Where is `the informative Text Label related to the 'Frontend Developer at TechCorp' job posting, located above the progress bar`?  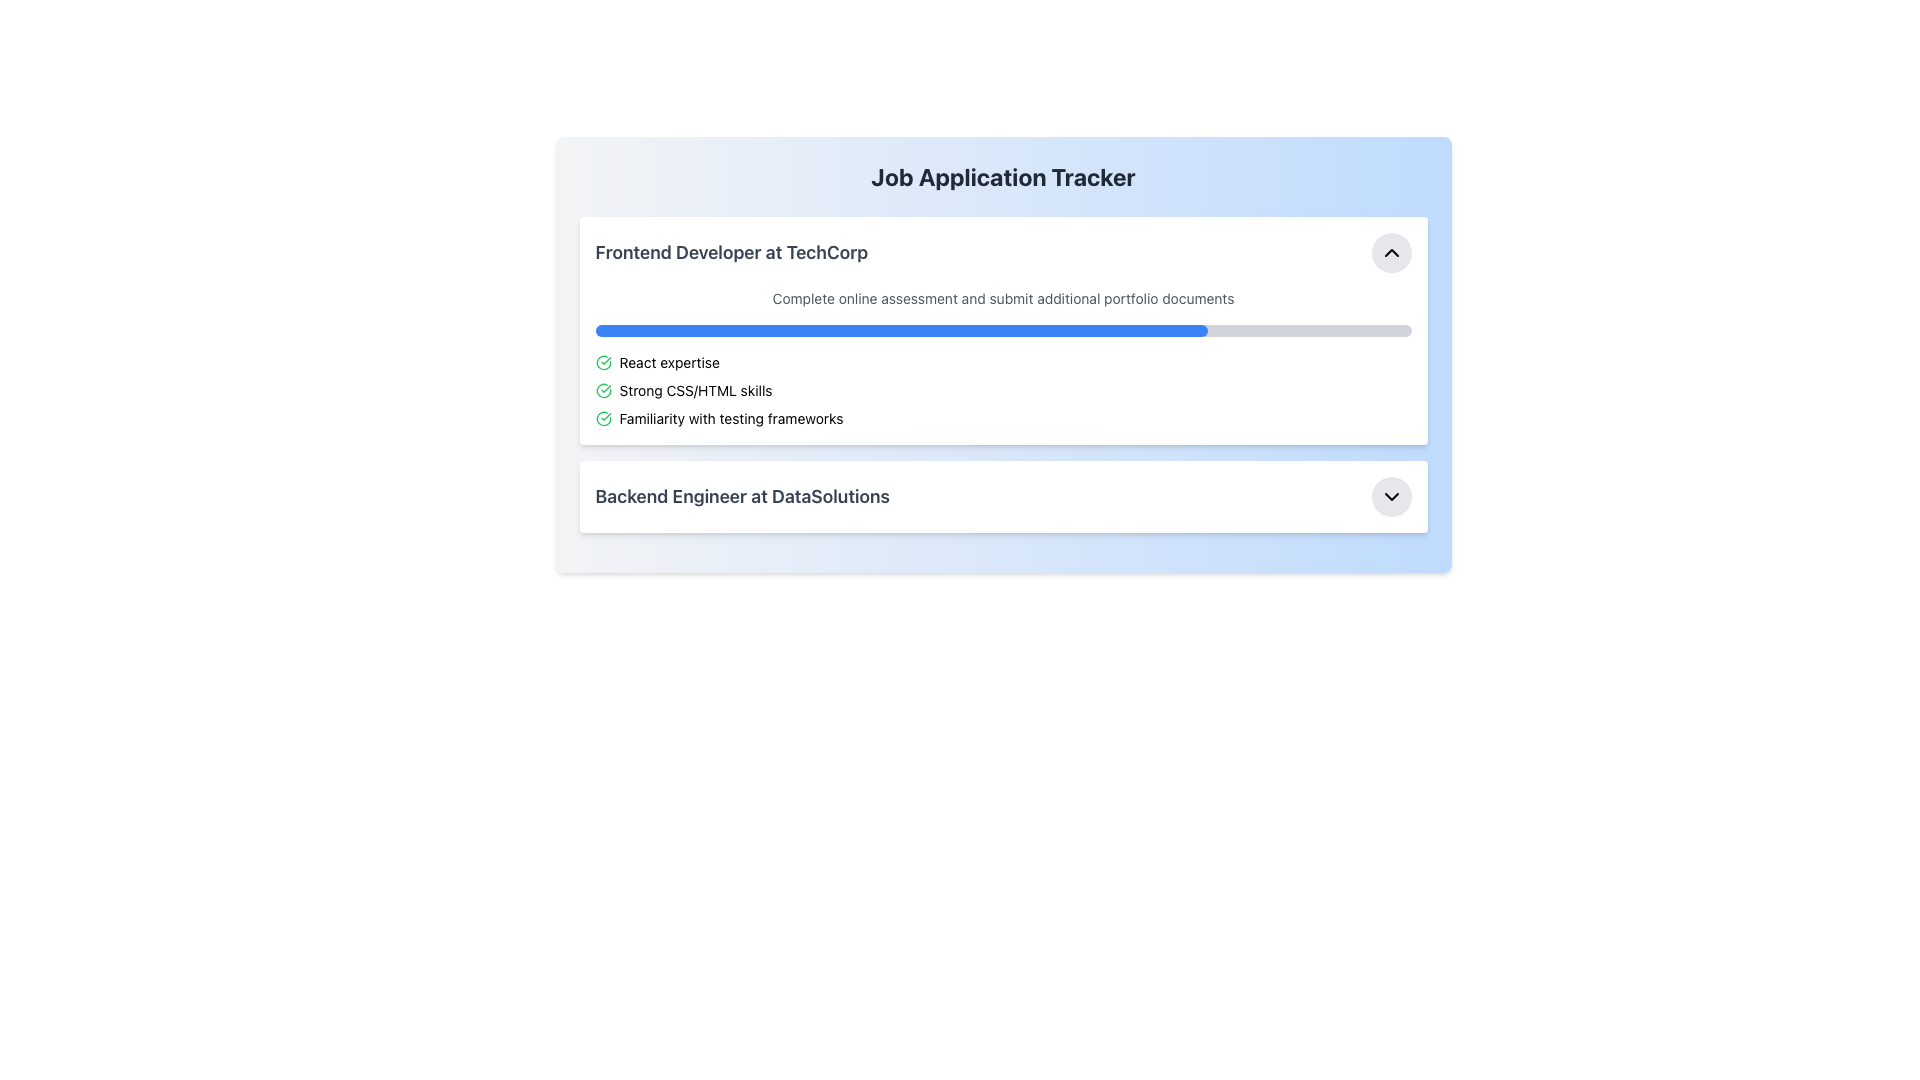 the informative Text Label related to the 'Frontend Developer at TechCorp' job posting, located above the progress bar is located at coordinates (1003, 299).